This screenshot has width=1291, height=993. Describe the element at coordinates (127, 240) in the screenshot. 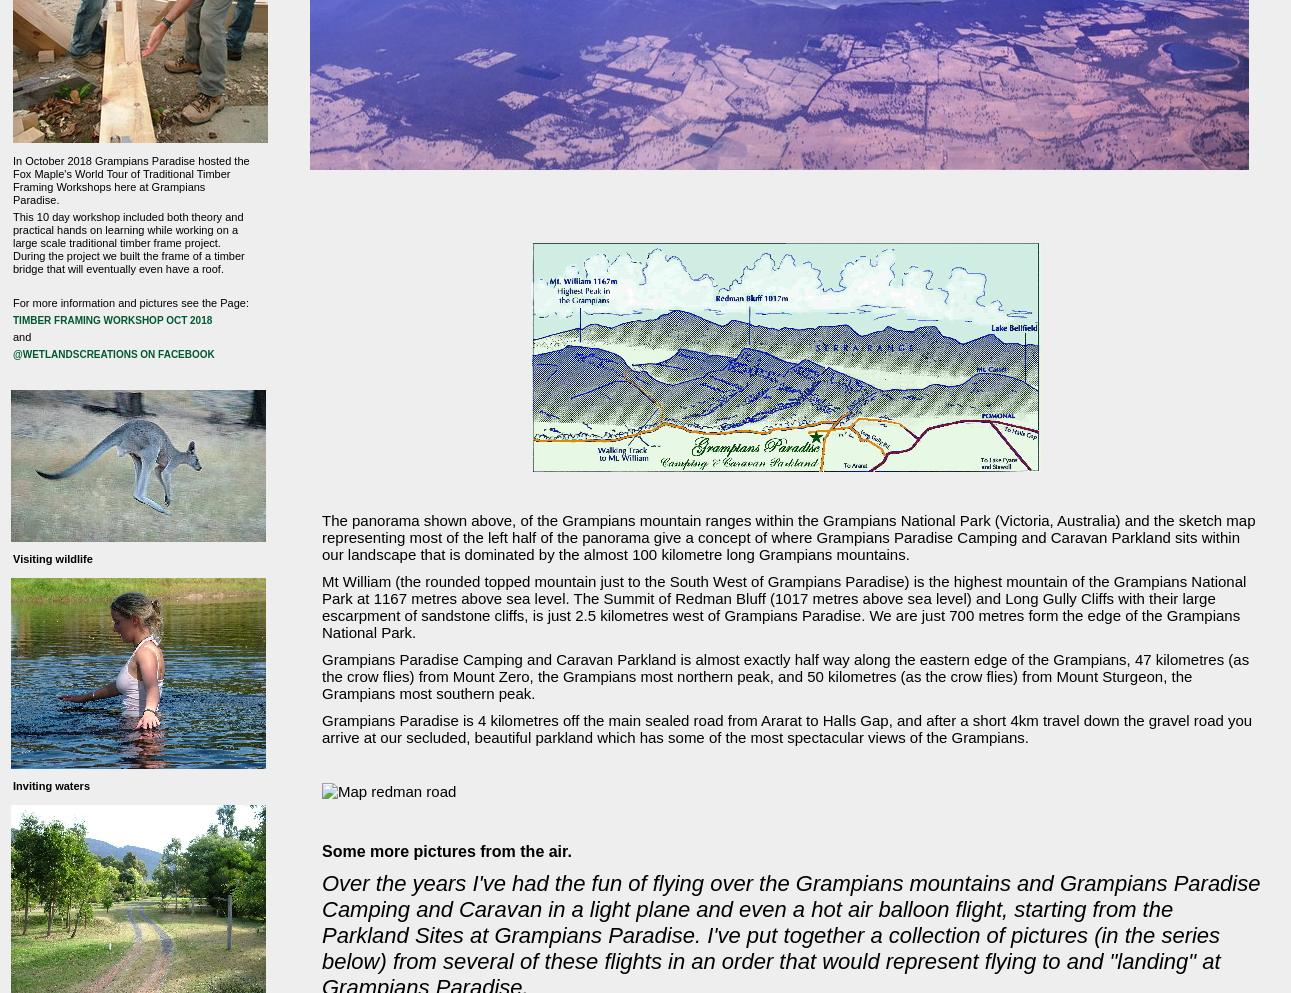

I see `'This 10 day workshop included both theory and practical hands on learning while working on a large scale traditional timber frame project. During the project we built the frame of a timber bridge that will eventually even have a roof.'` at that location.